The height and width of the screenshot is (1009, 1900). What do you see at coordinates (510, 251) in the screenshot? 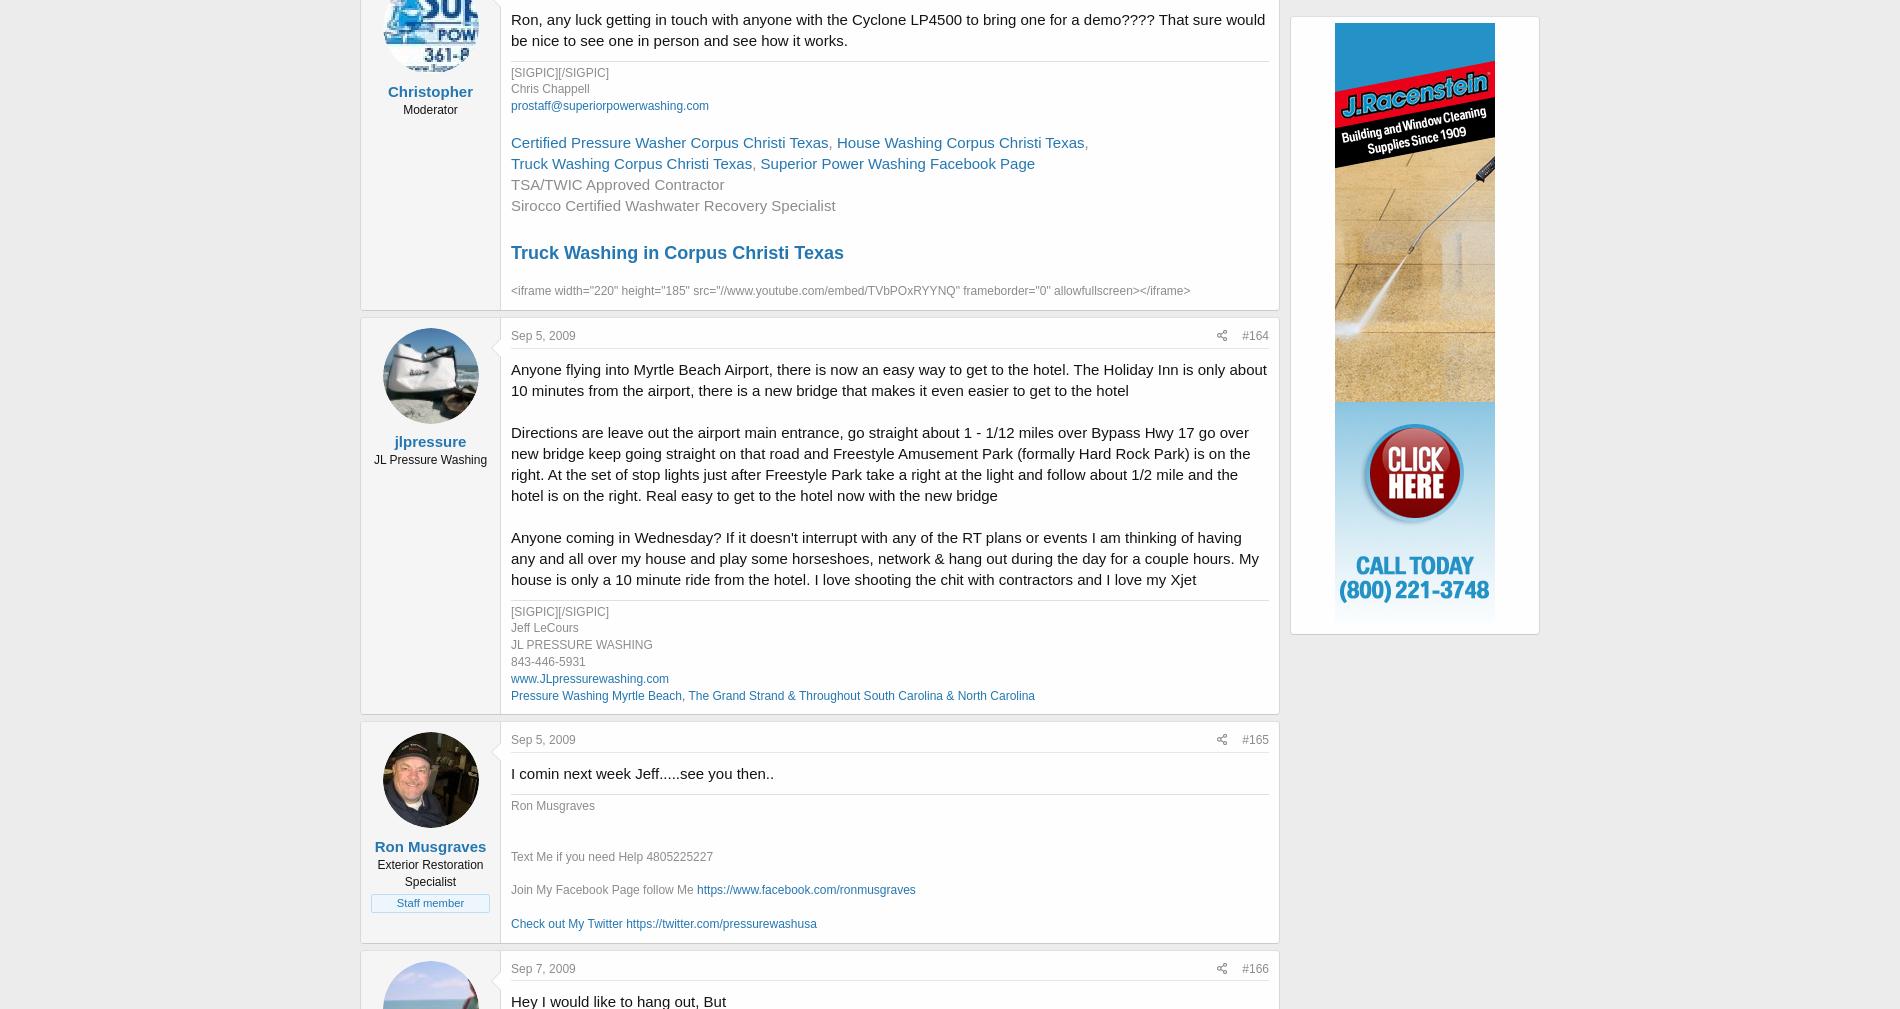
I see `'Truck Washing in Corpus Christi Texas'` at bounding box center [510, 251].